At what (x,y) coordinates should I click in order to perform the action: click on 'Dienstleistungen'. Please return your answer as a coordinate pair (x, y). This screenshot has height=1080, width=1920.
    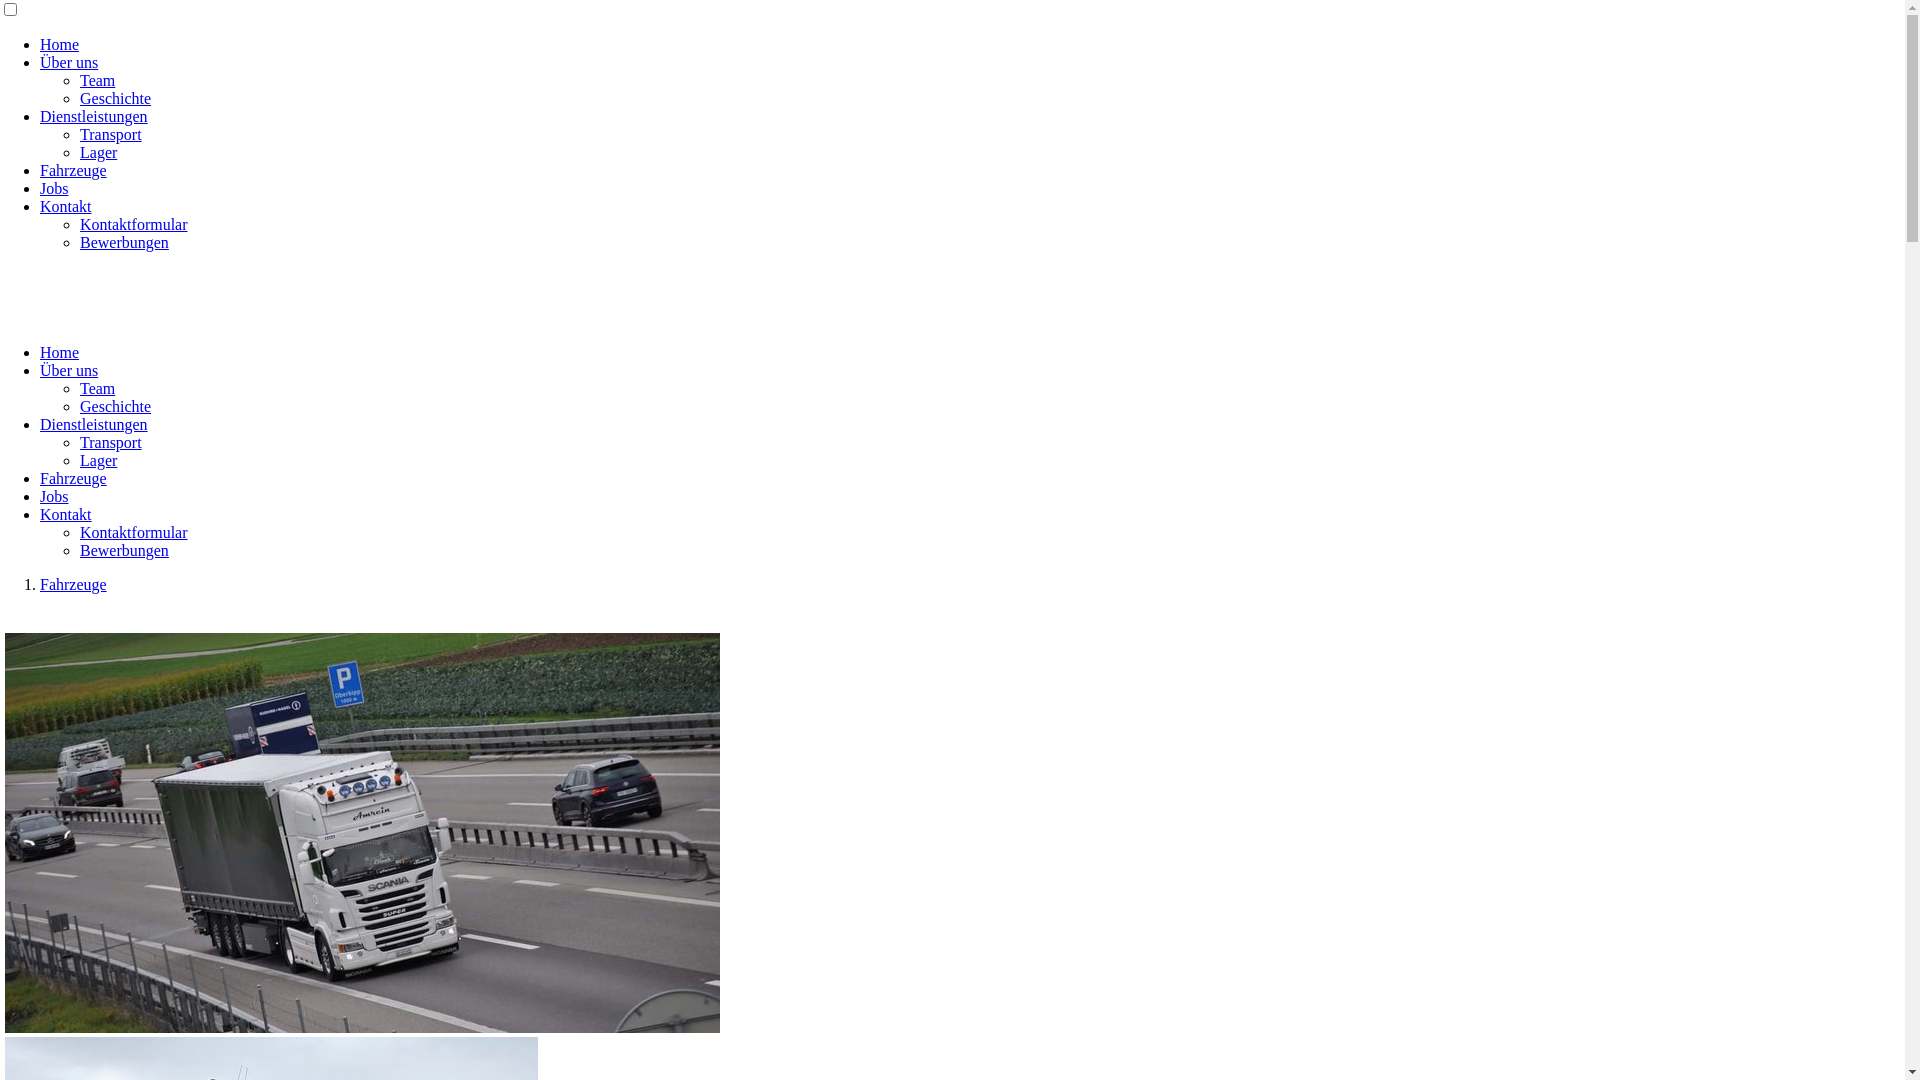
    Looking at the image, I should click on (93, 423).